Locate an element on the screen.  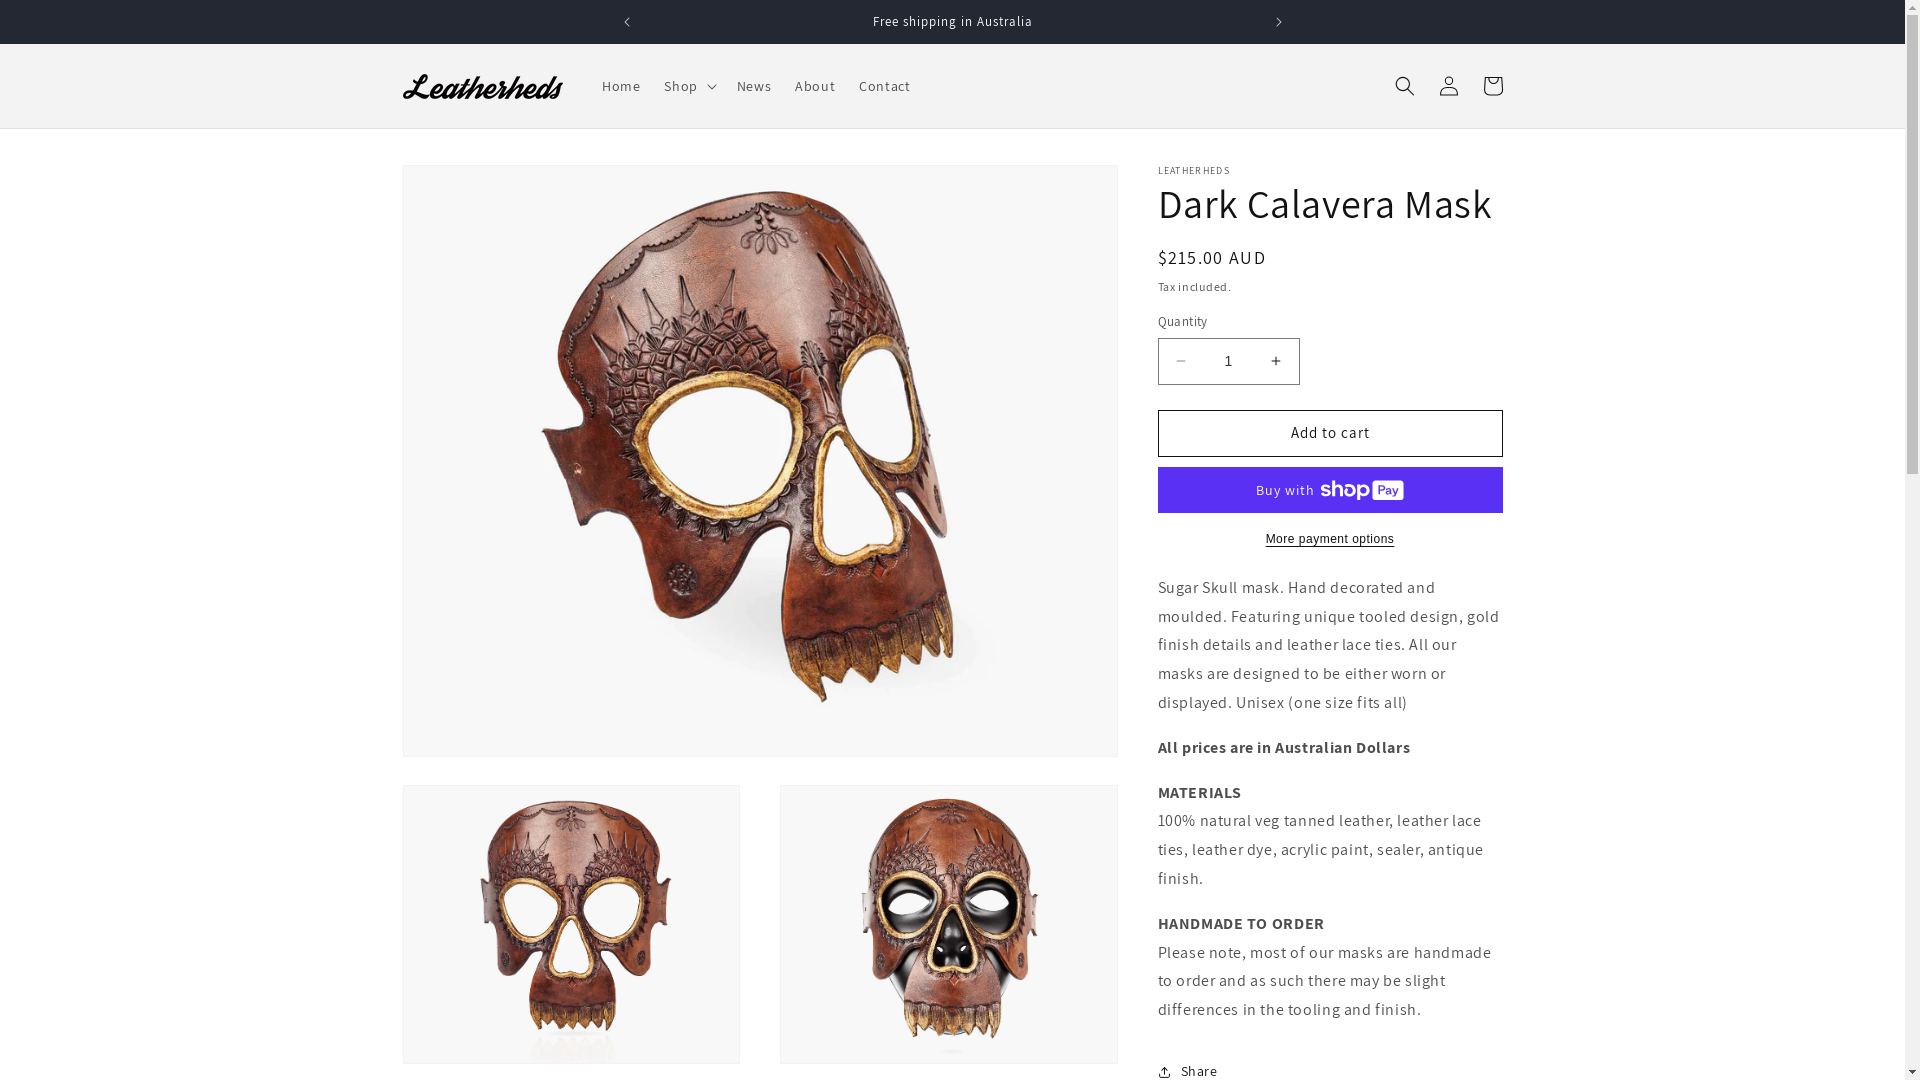
'More payment options' is located at coordinates (1157, 538).